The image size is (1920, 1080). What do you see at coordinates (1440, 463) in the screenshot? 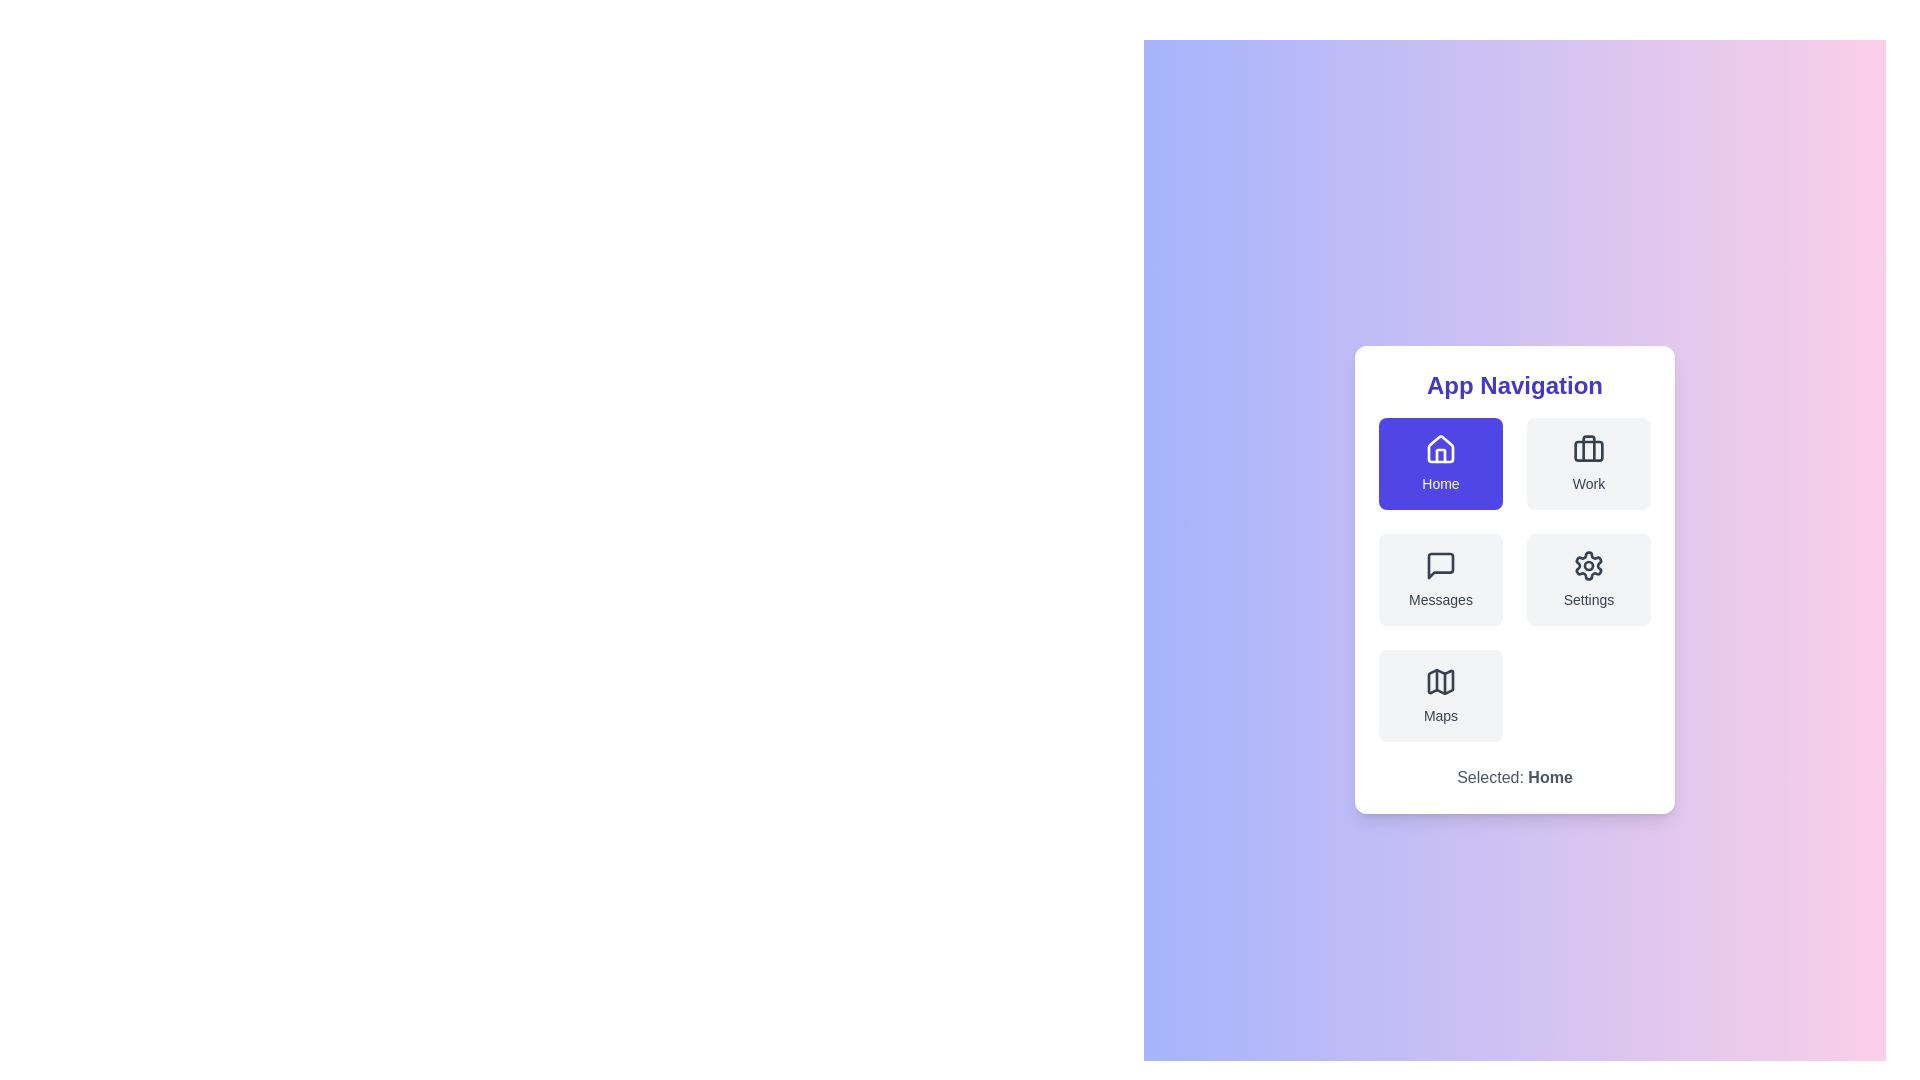
I see `the menu item labeled Home to preview its visual feedback` at bounding box center [1440, 463].